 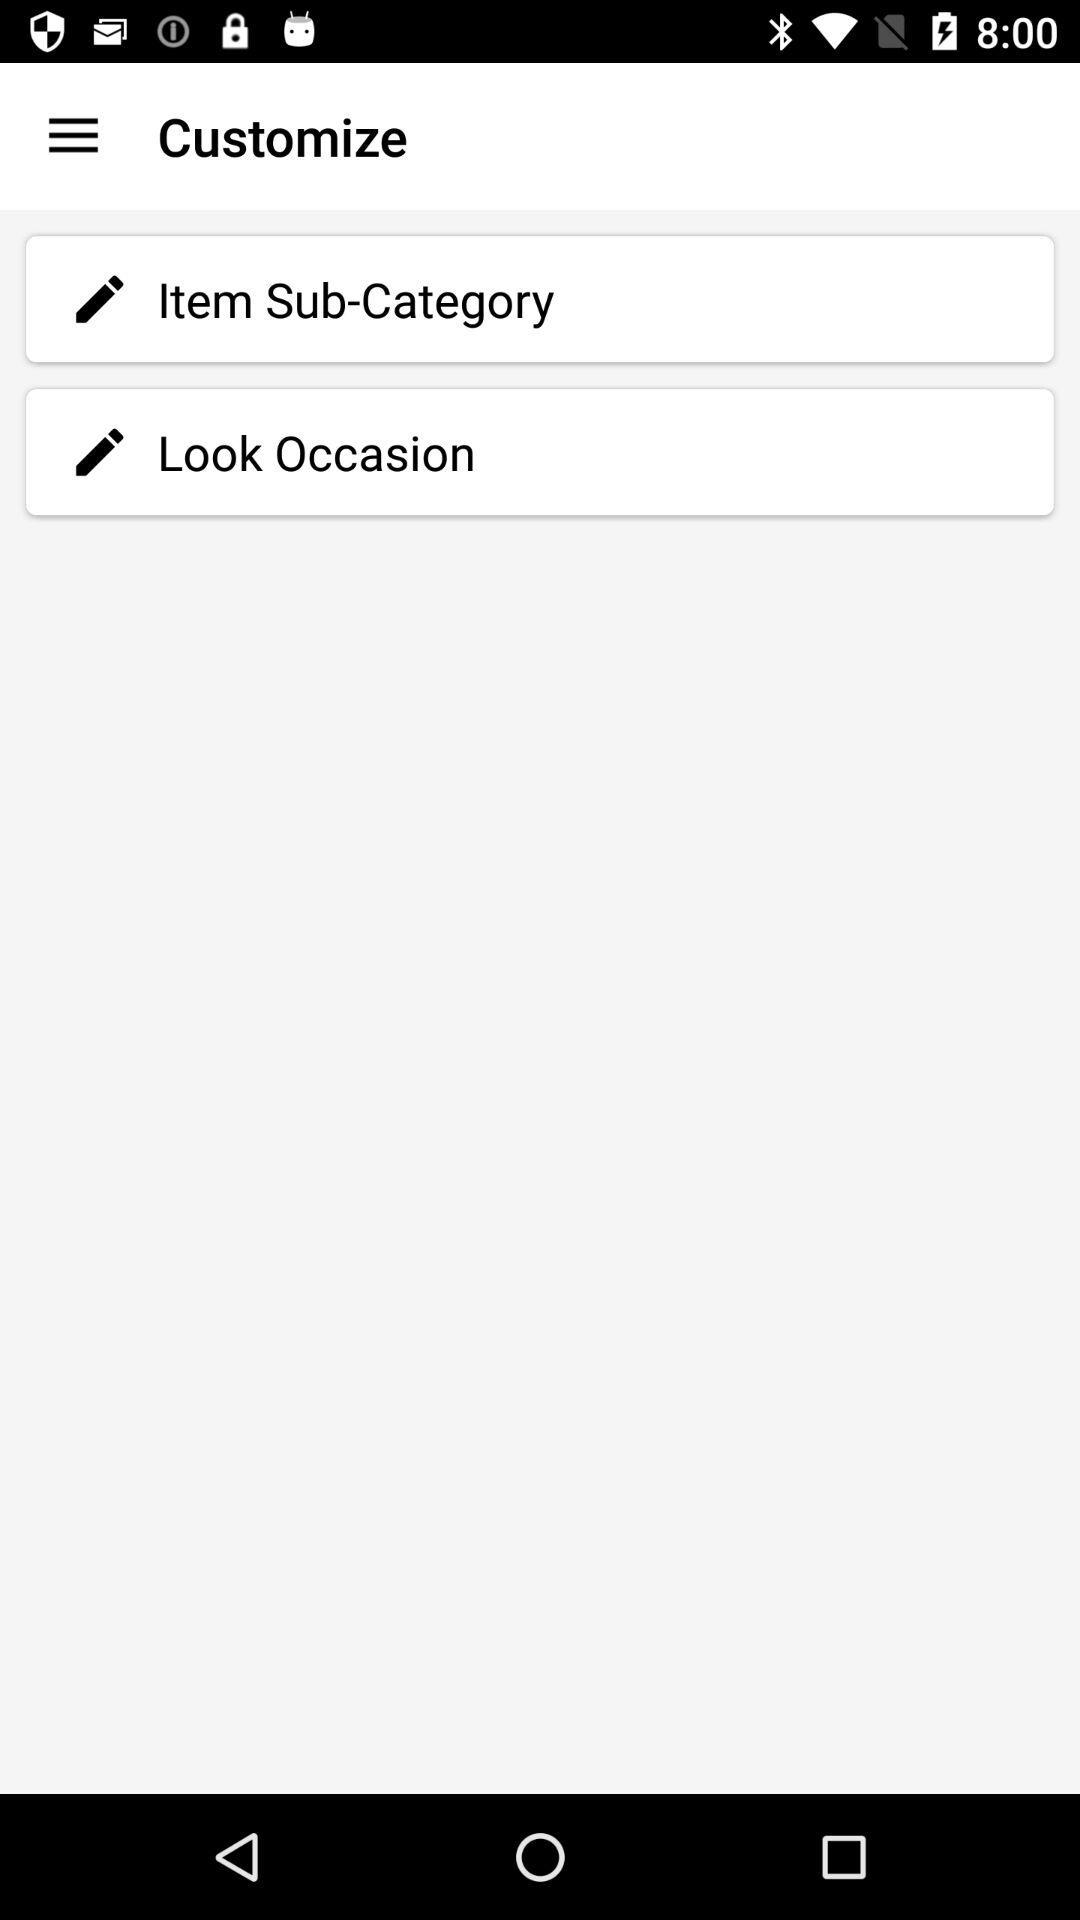 What do you see at coordinates (72, 135) in the screenshot?
I see `icon next to the customize icon` at bounding box center [72, 135].